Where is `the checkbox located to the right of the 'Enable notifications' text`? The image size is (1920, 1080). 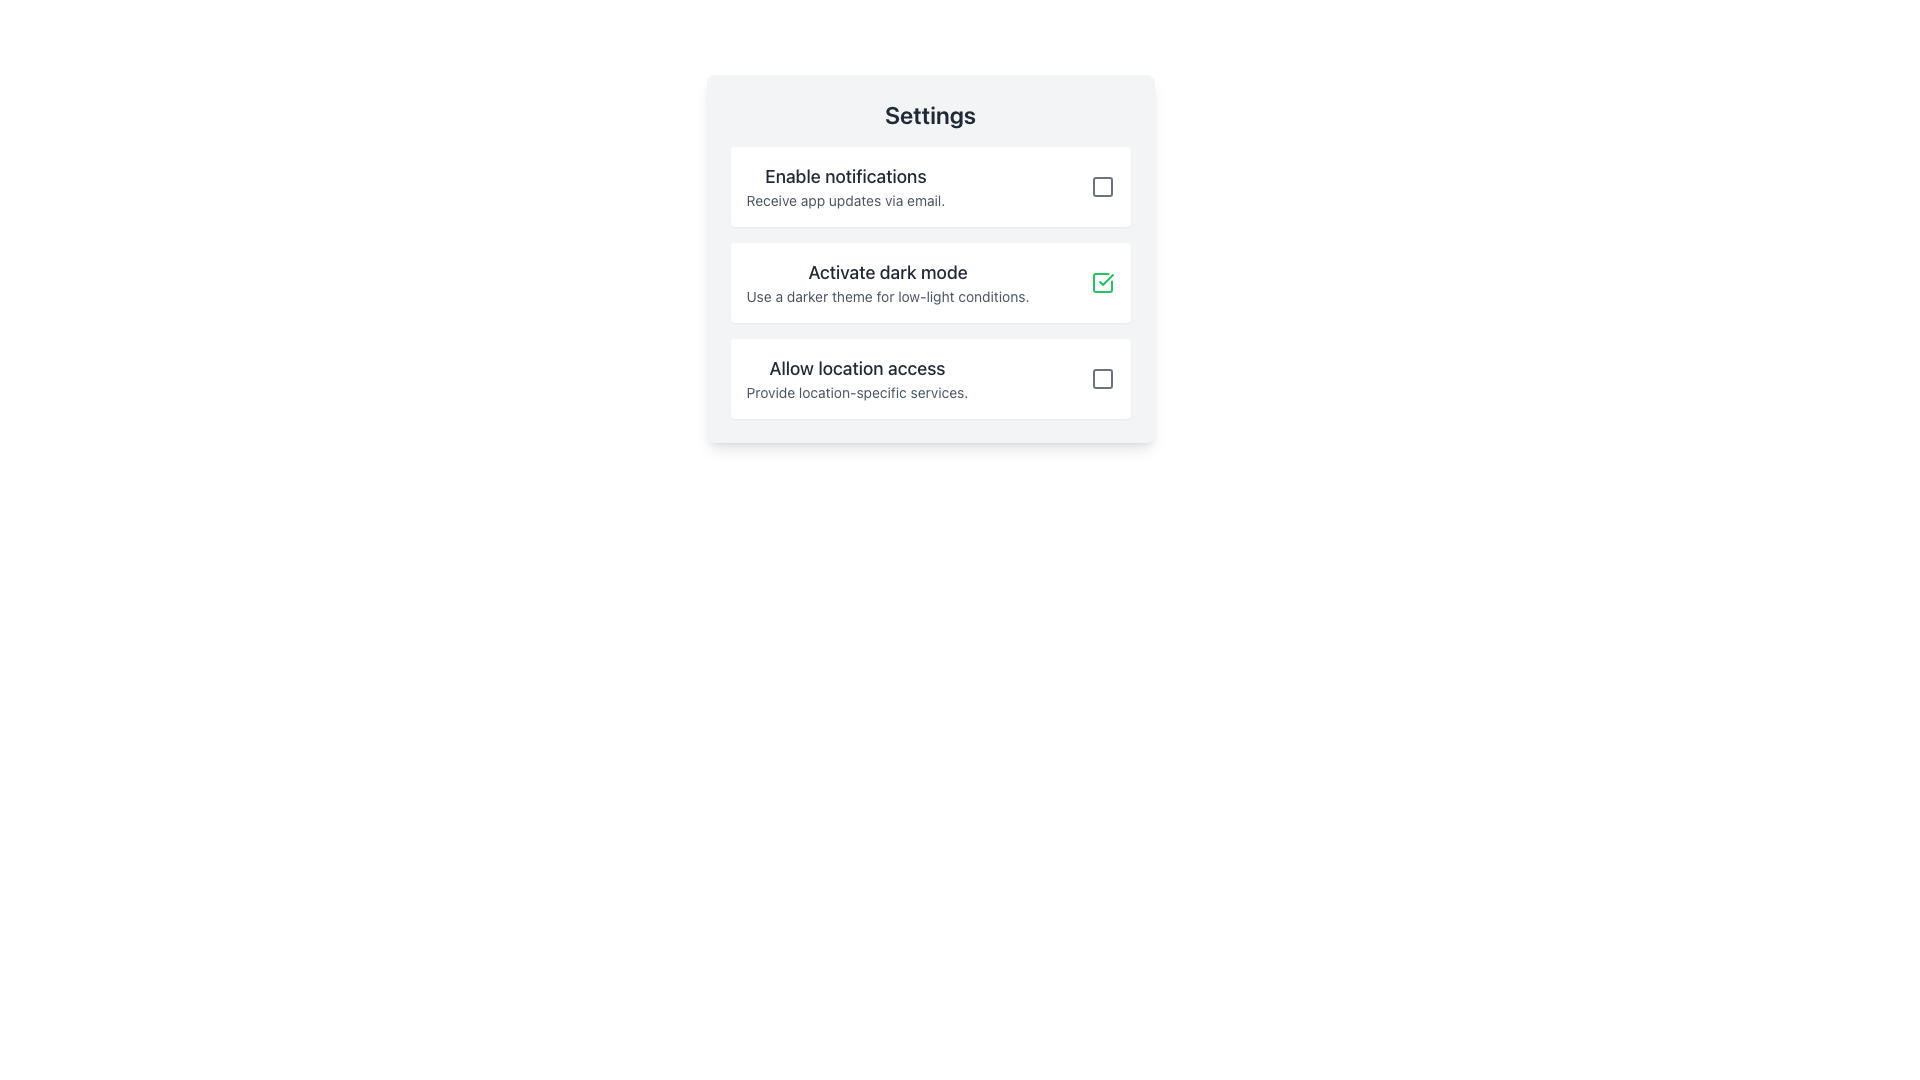 the checkbox located to the right of the 'Enable notifications' text is located at coordinates (1101, 186).